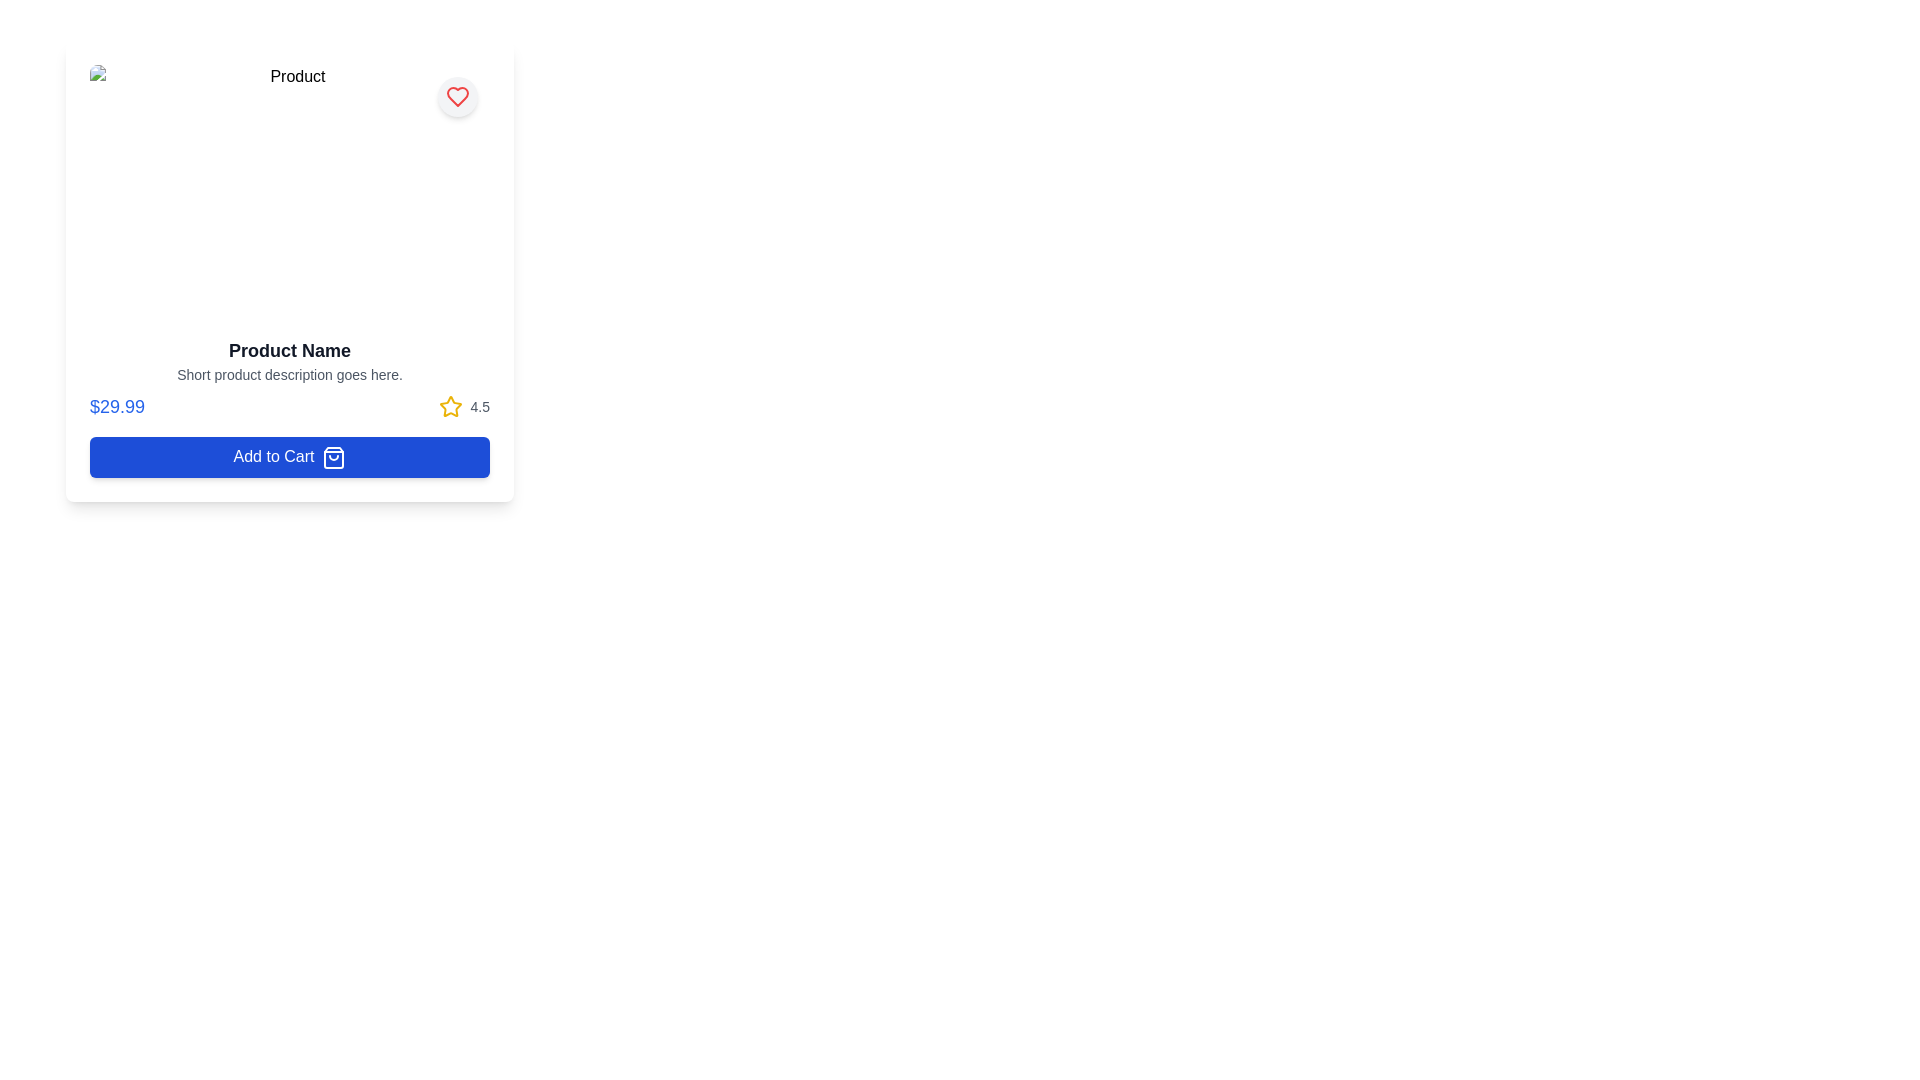 This screenshot has height=1080, width=1920. Describe the element at coordinates (116, 406) in the screenshot. I see `the price text element displaying '$29.99' in blue font, located at the bottom left of the product card, before the star rating and review count` at that location.